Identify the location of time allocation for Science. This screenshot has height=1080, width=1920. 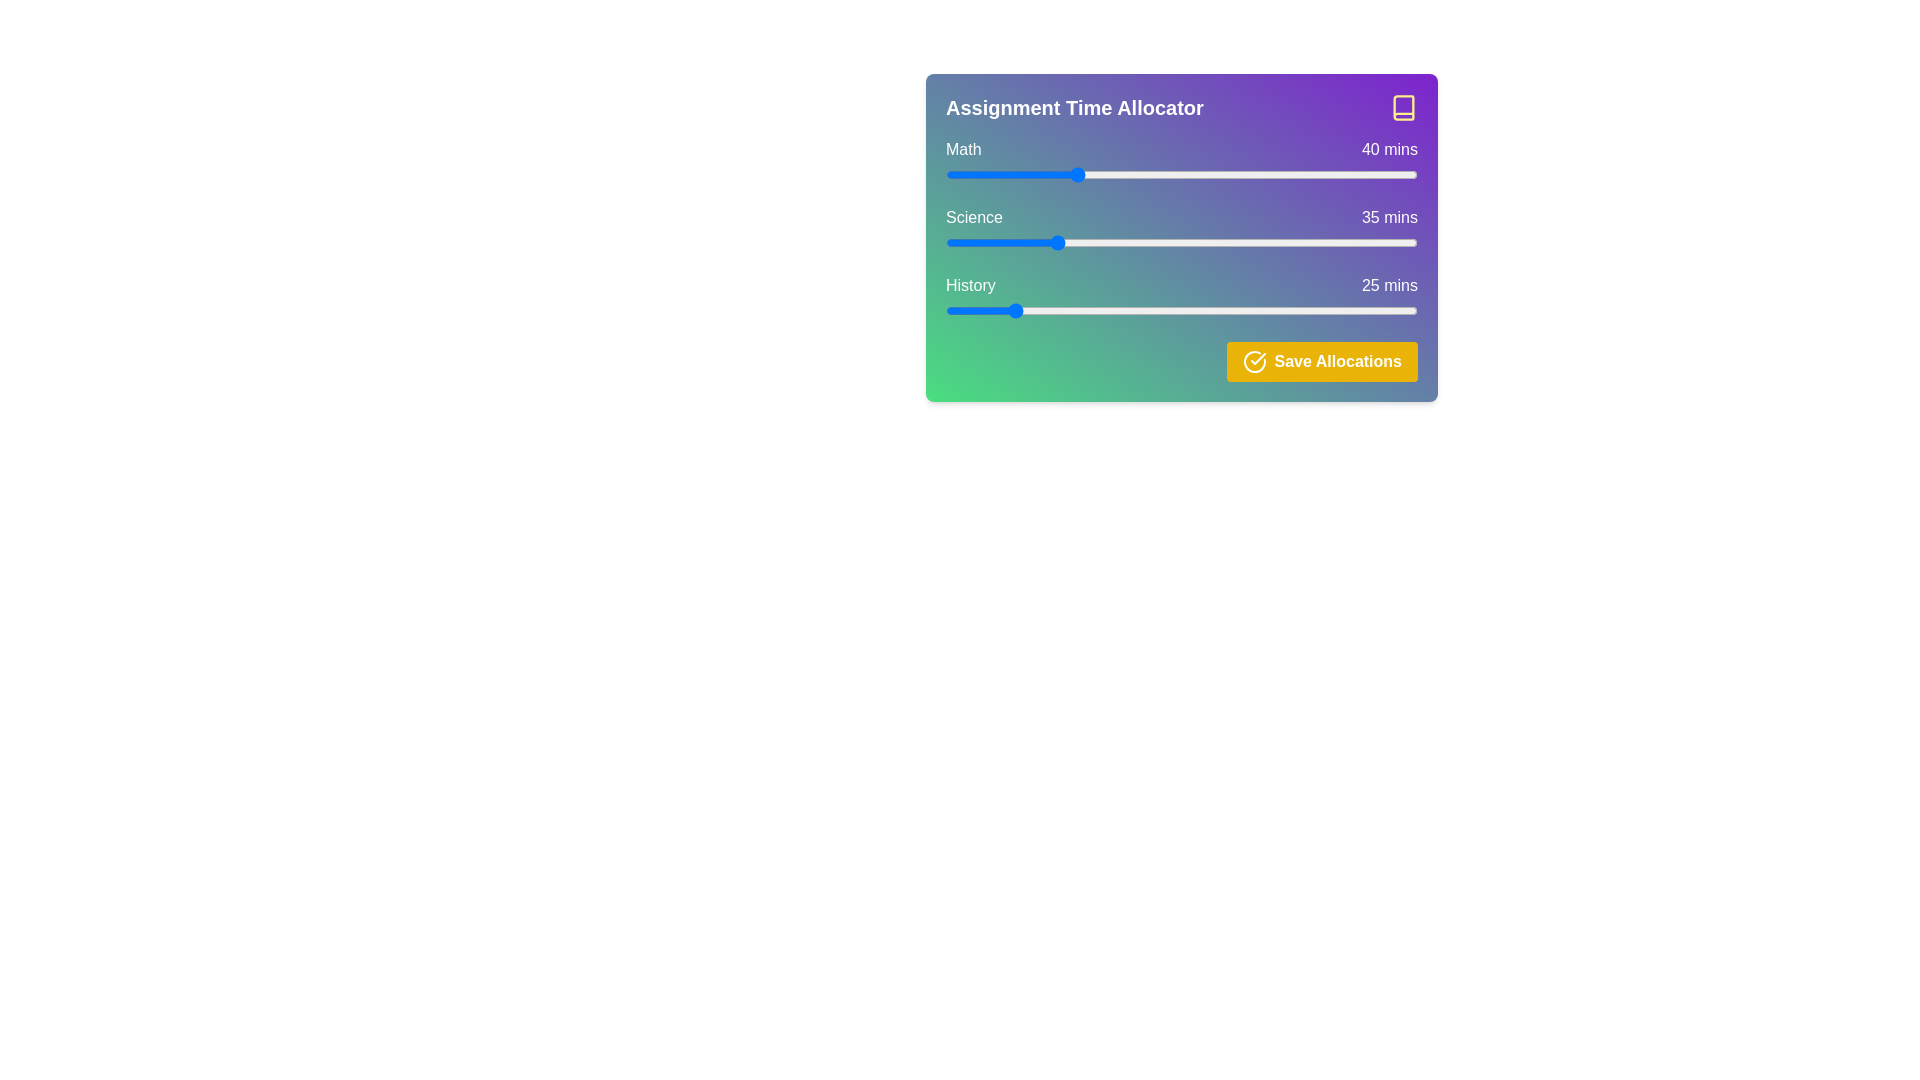
(976, 242).